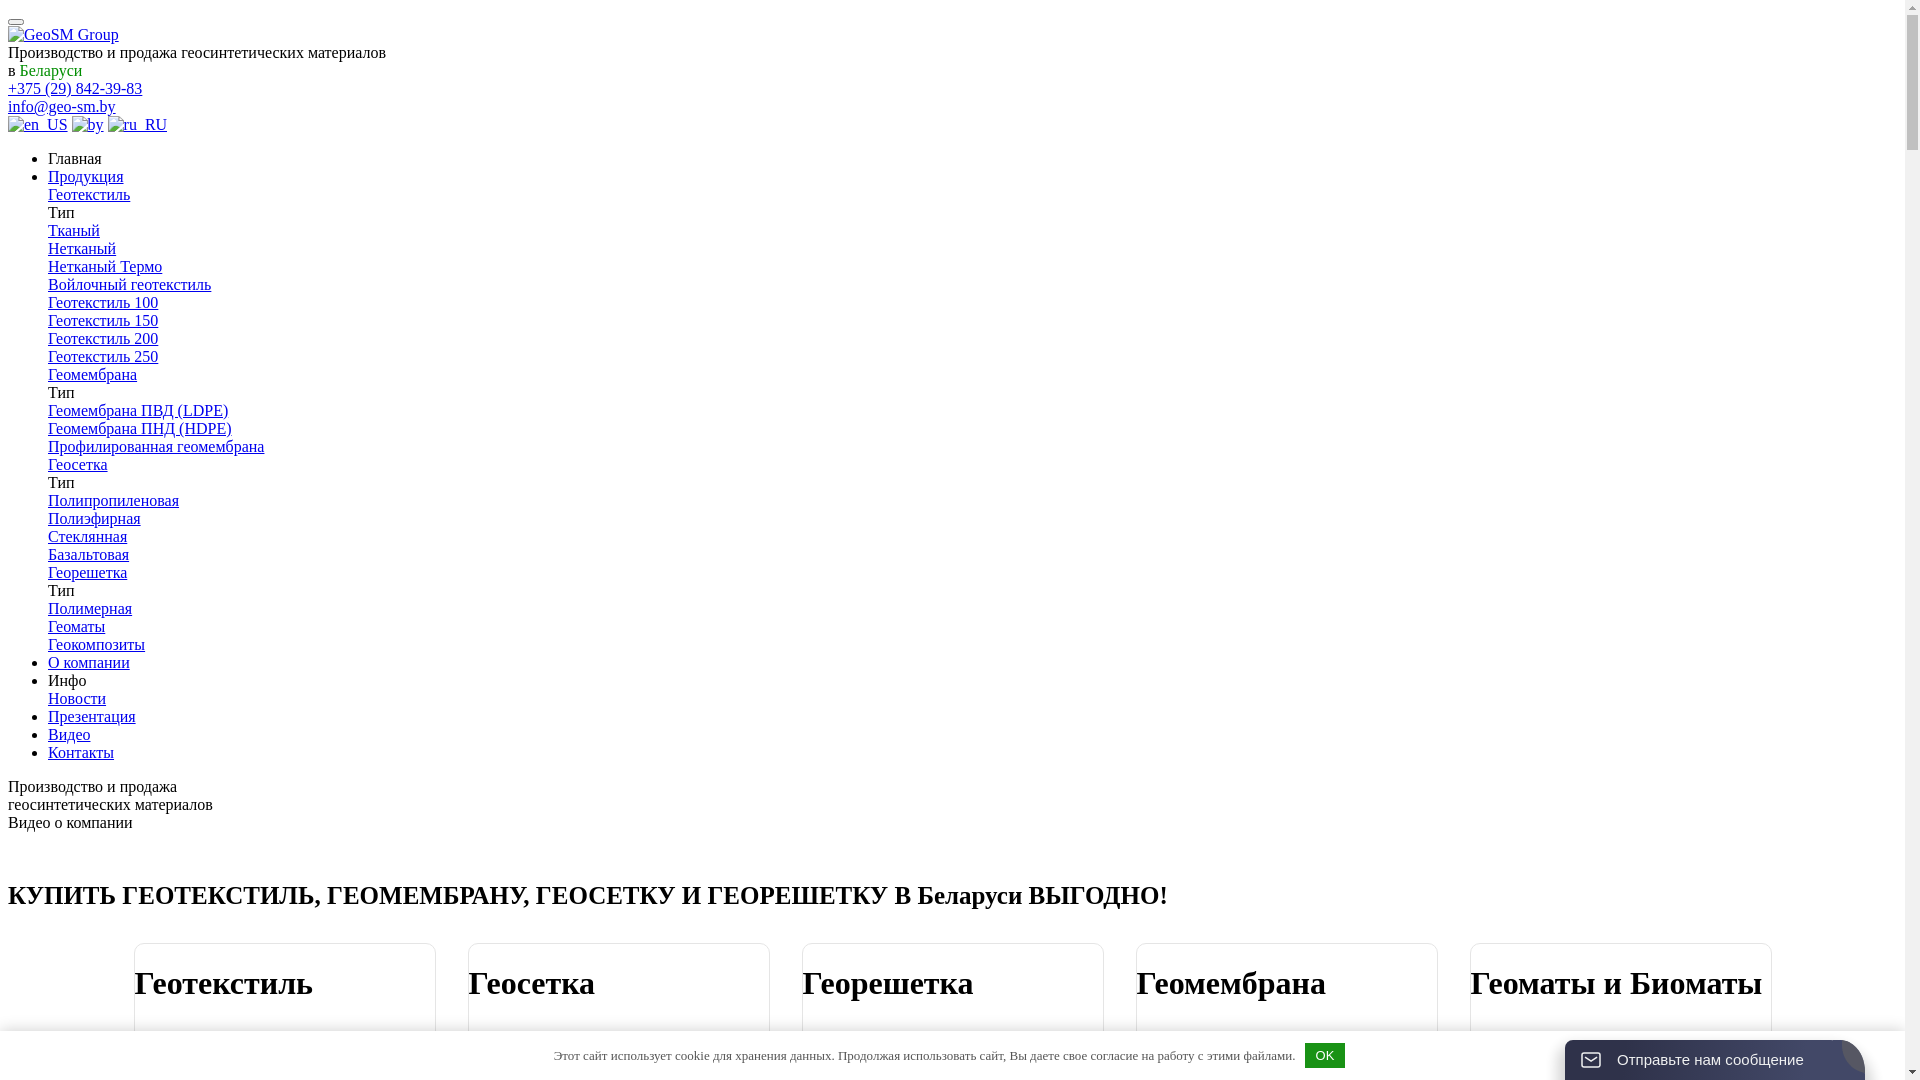 The image size is (1920, 1080). I want to click on 'OK', so click(1324, 1054).